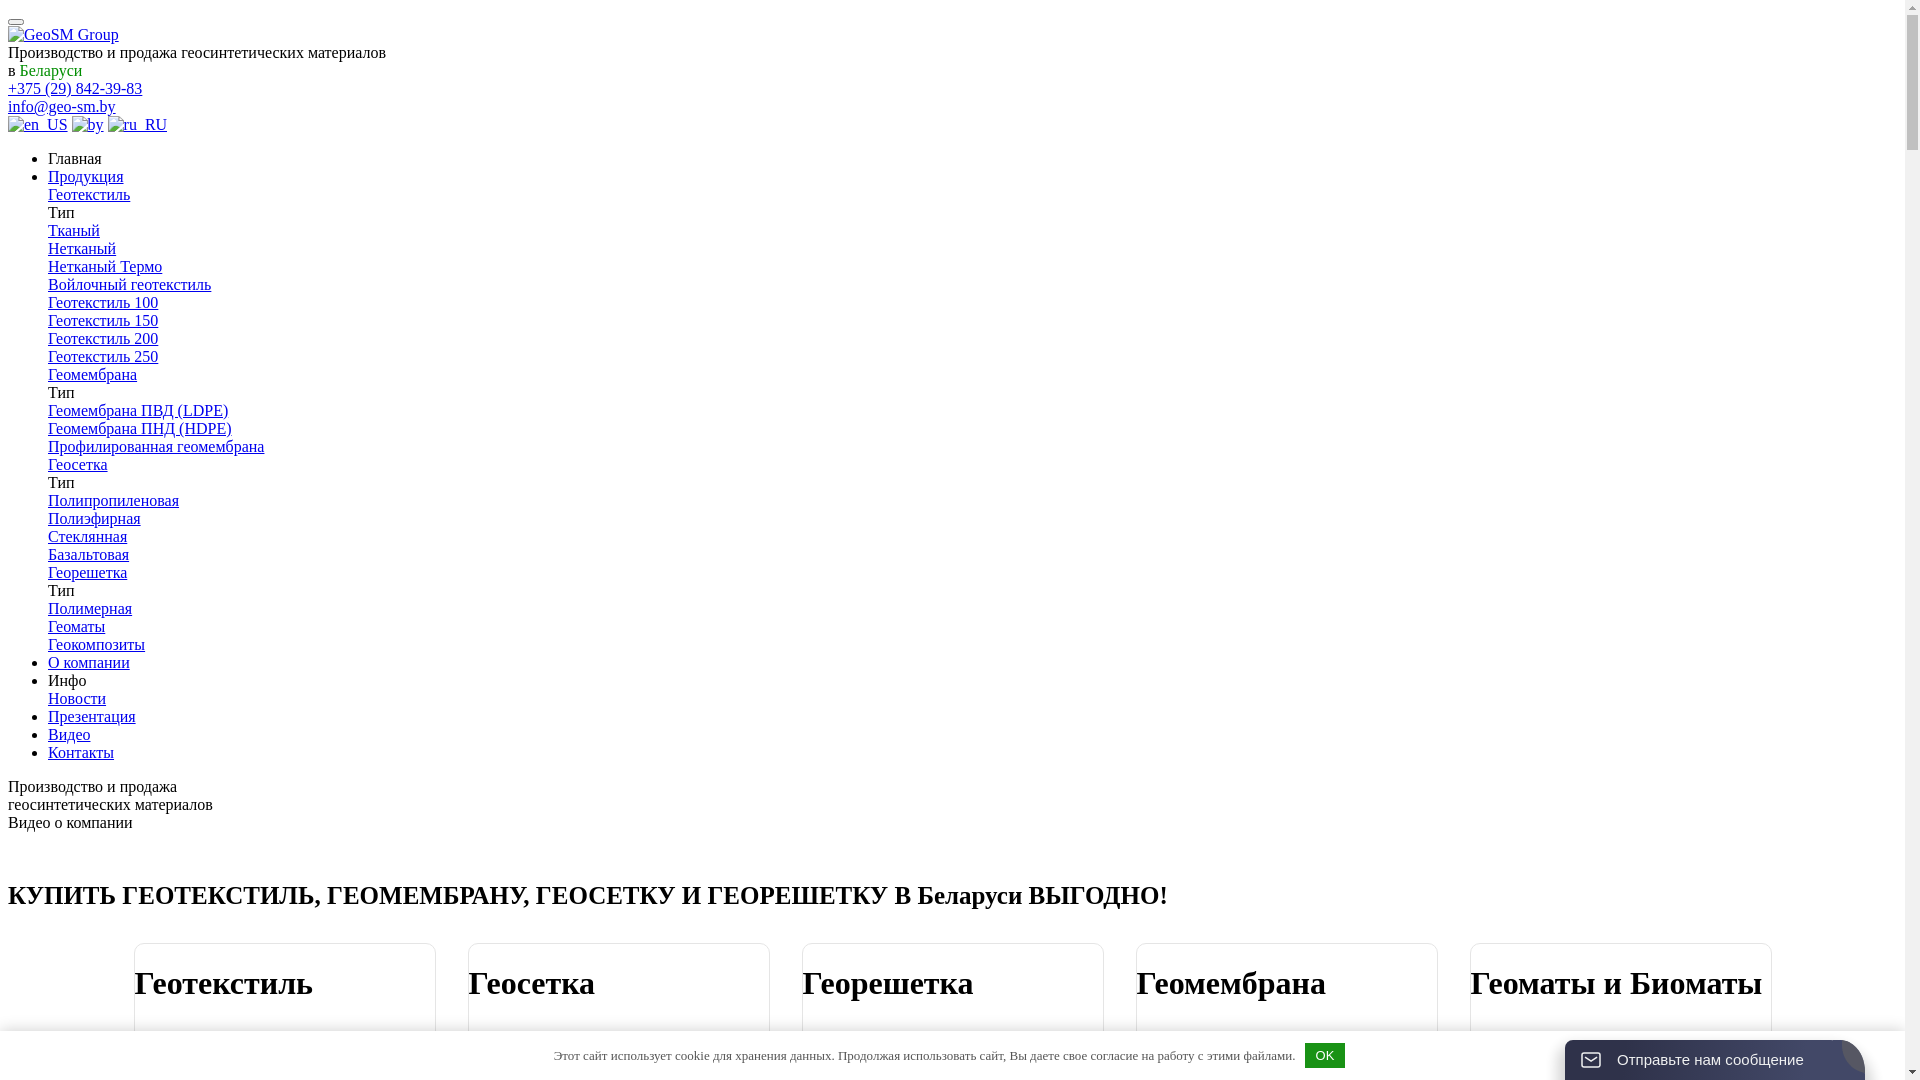 The image size is (1920, 1080). I want to click on 'OK', so click(1324, 1054).